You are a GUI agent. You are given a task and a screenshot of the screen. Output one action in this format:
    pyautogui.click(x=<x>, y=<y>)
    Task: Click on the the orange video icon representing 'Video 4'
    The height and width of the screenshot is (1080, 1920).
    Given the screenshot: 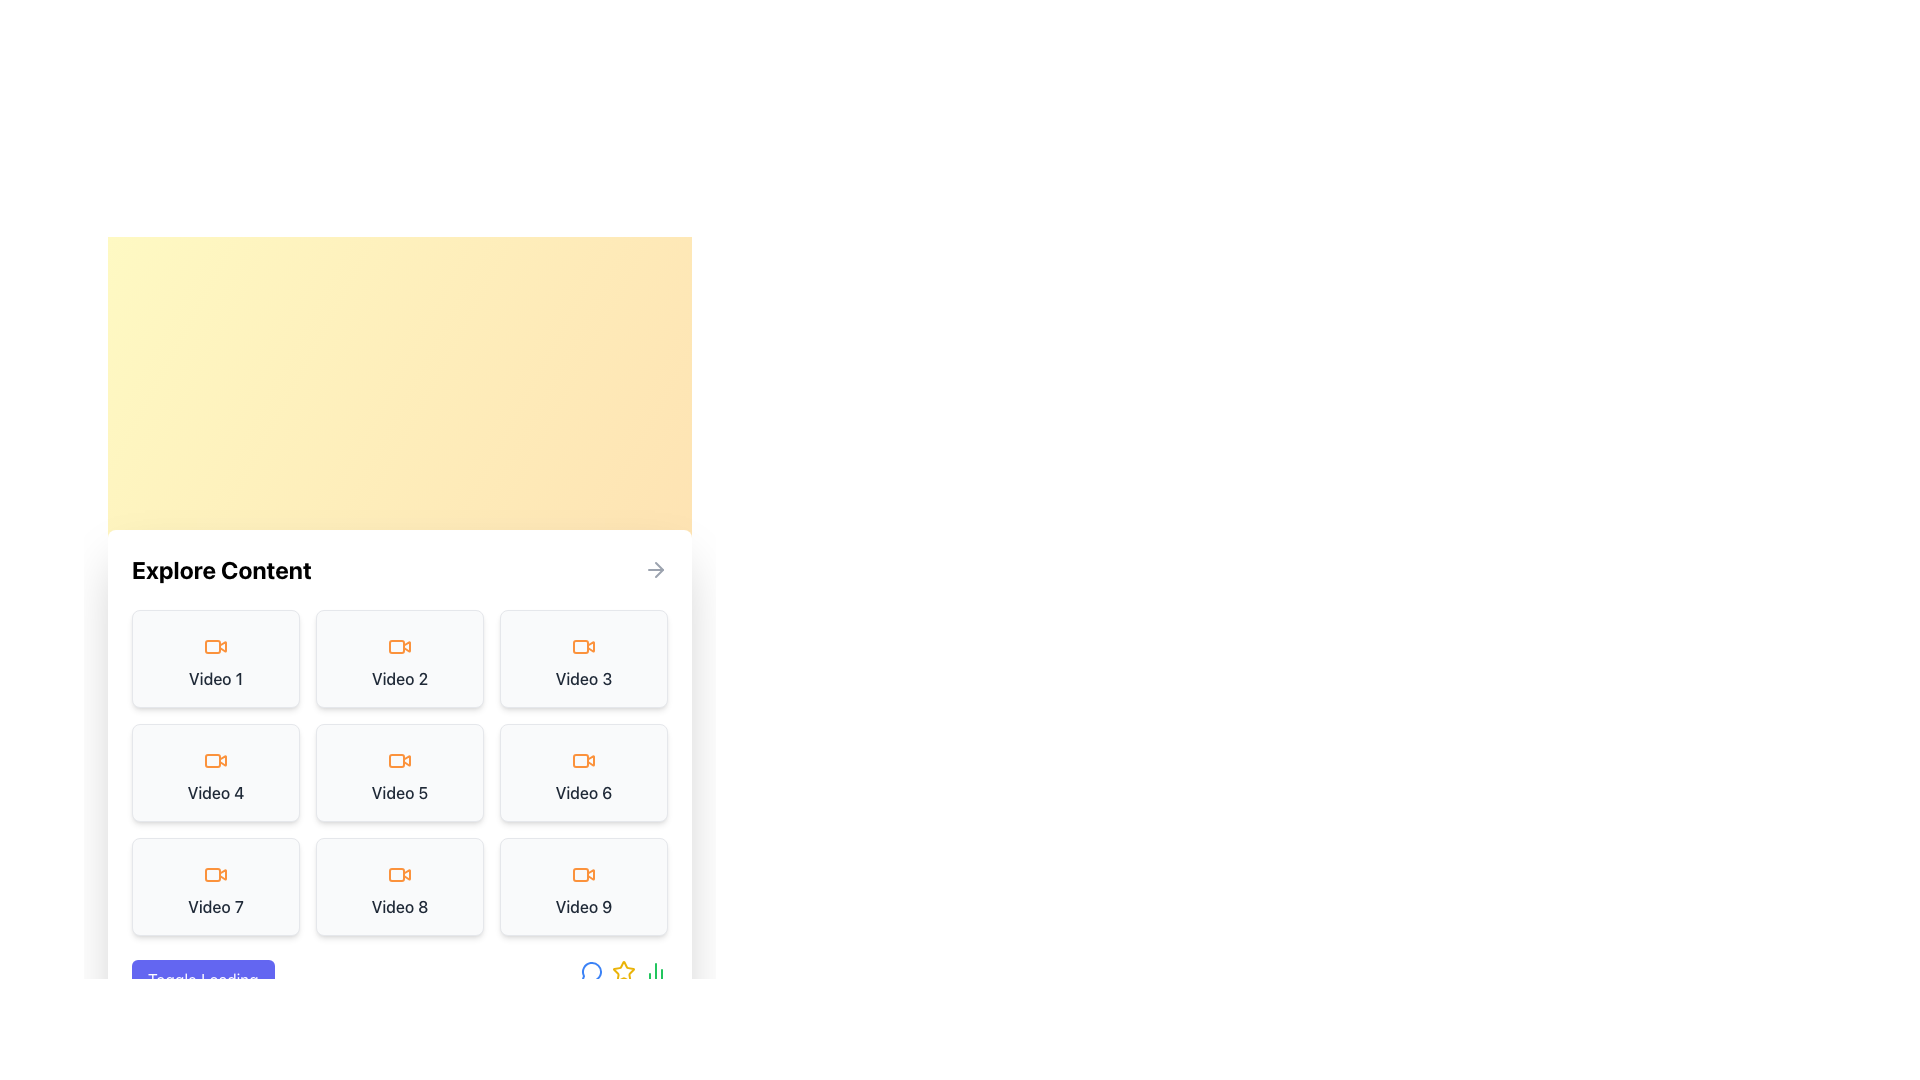 What is the action you would take?
    pyautogui.click(x=216, y=760)
    